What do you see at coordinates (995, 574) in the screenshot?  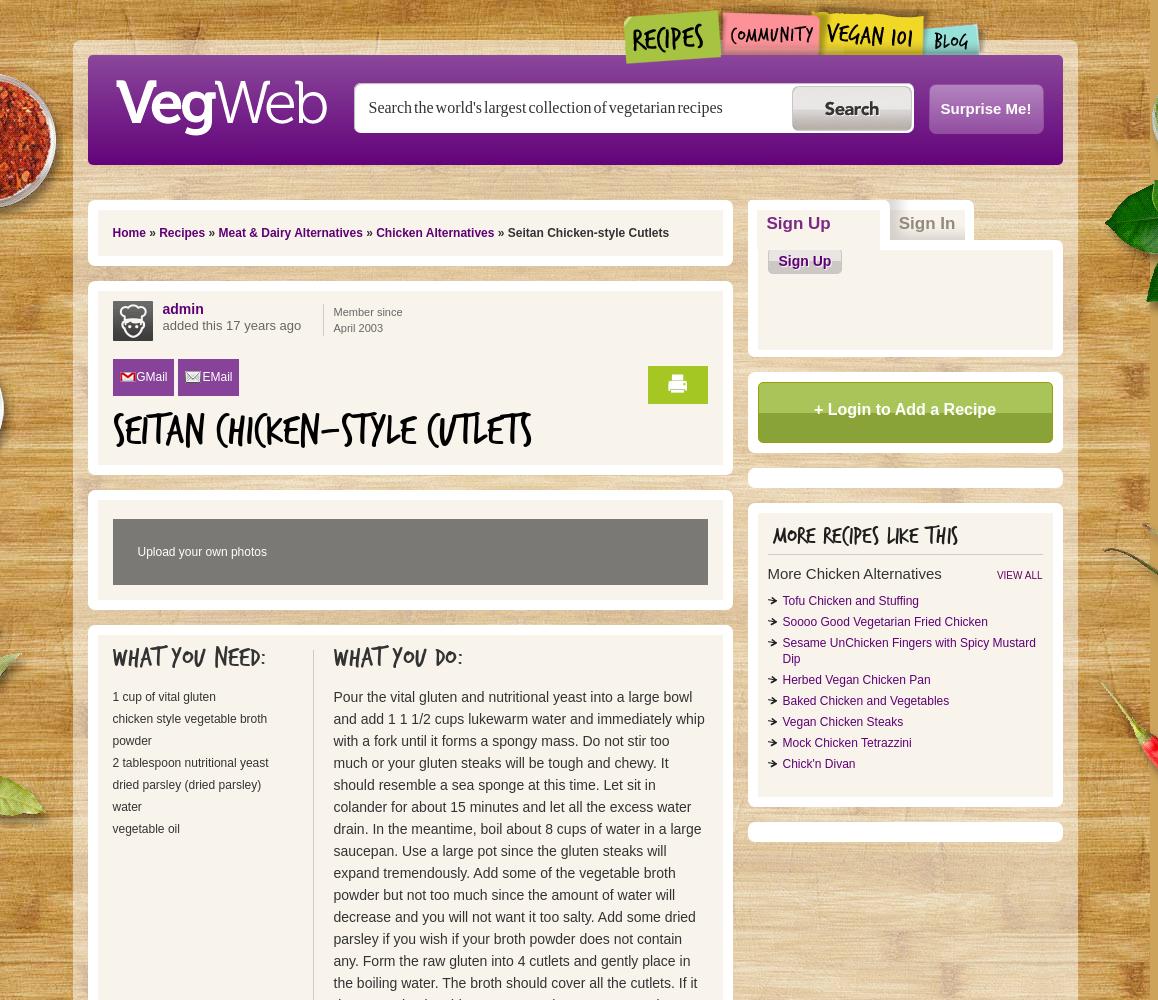 I see `'View all'` at bounding box center [995, 574].